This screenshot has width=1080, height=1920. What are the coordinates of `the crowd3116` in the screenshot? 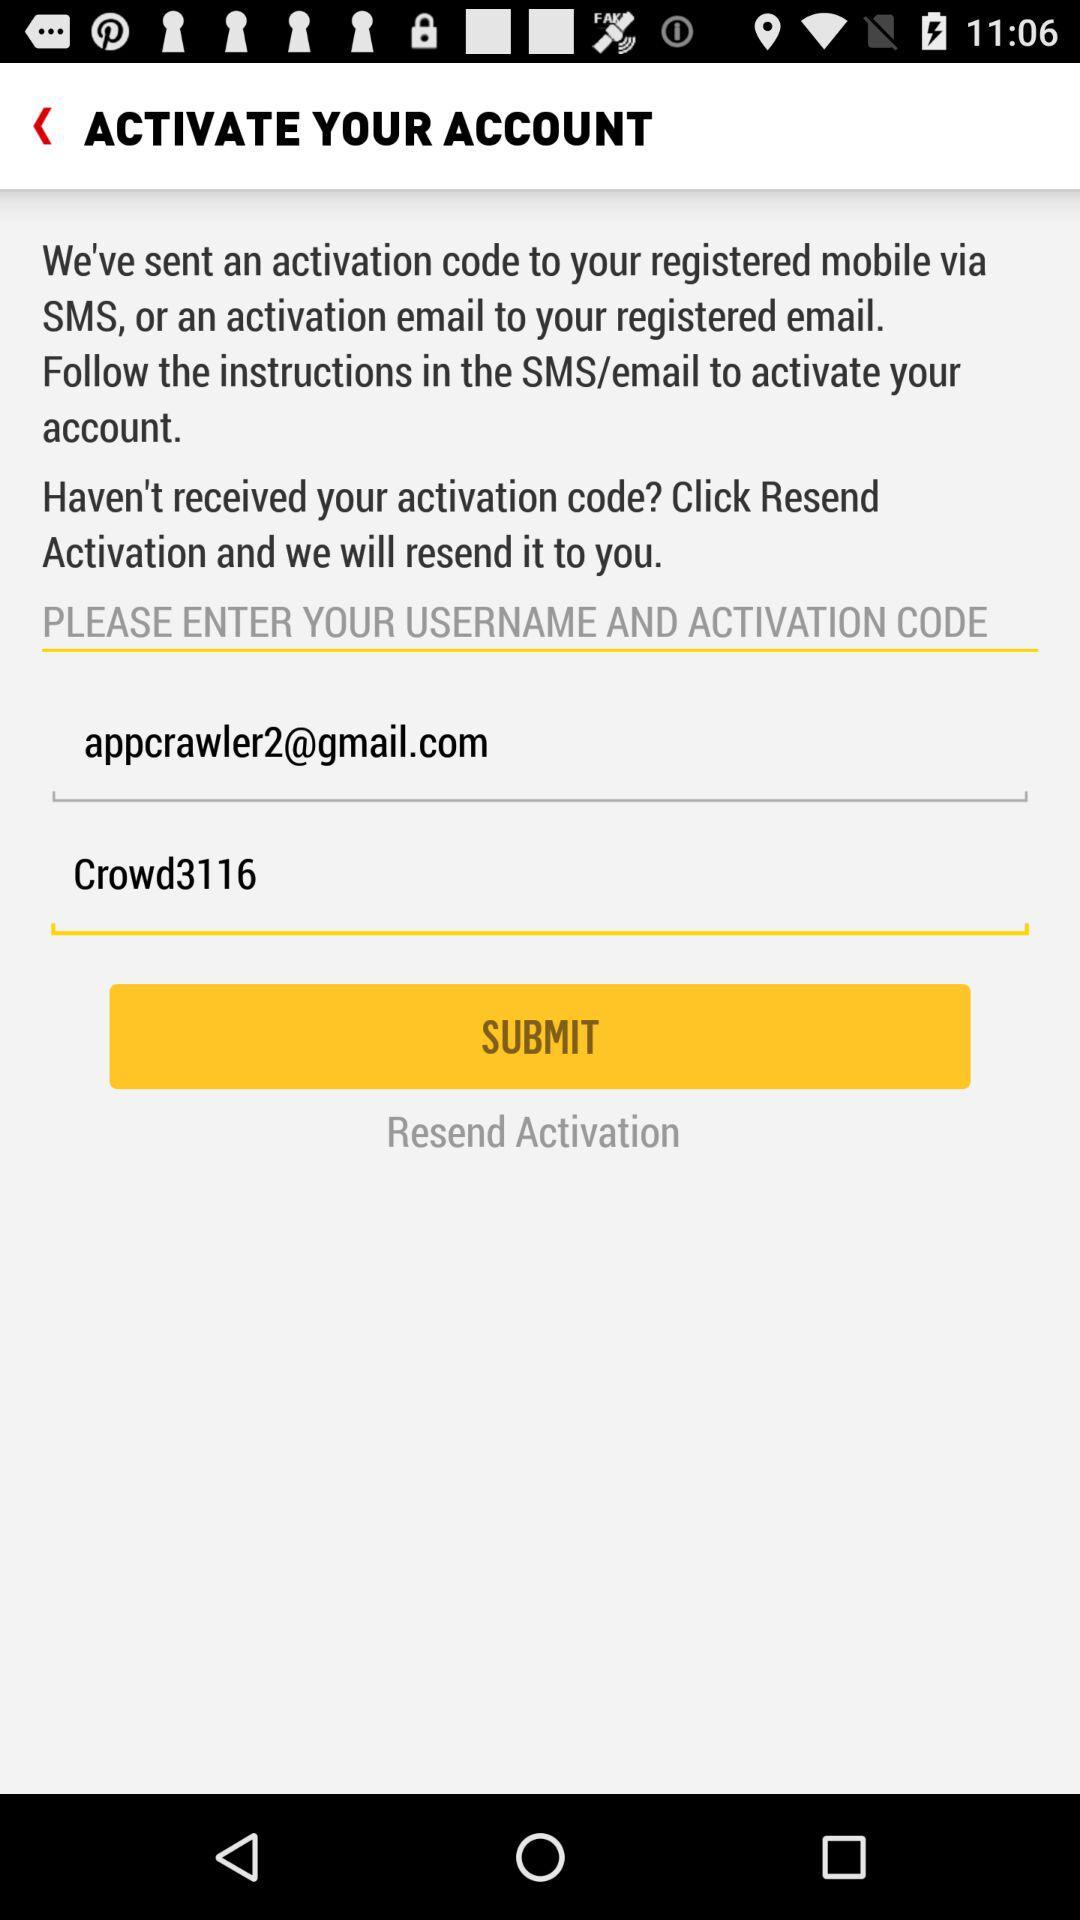 It's located at (540, 883).